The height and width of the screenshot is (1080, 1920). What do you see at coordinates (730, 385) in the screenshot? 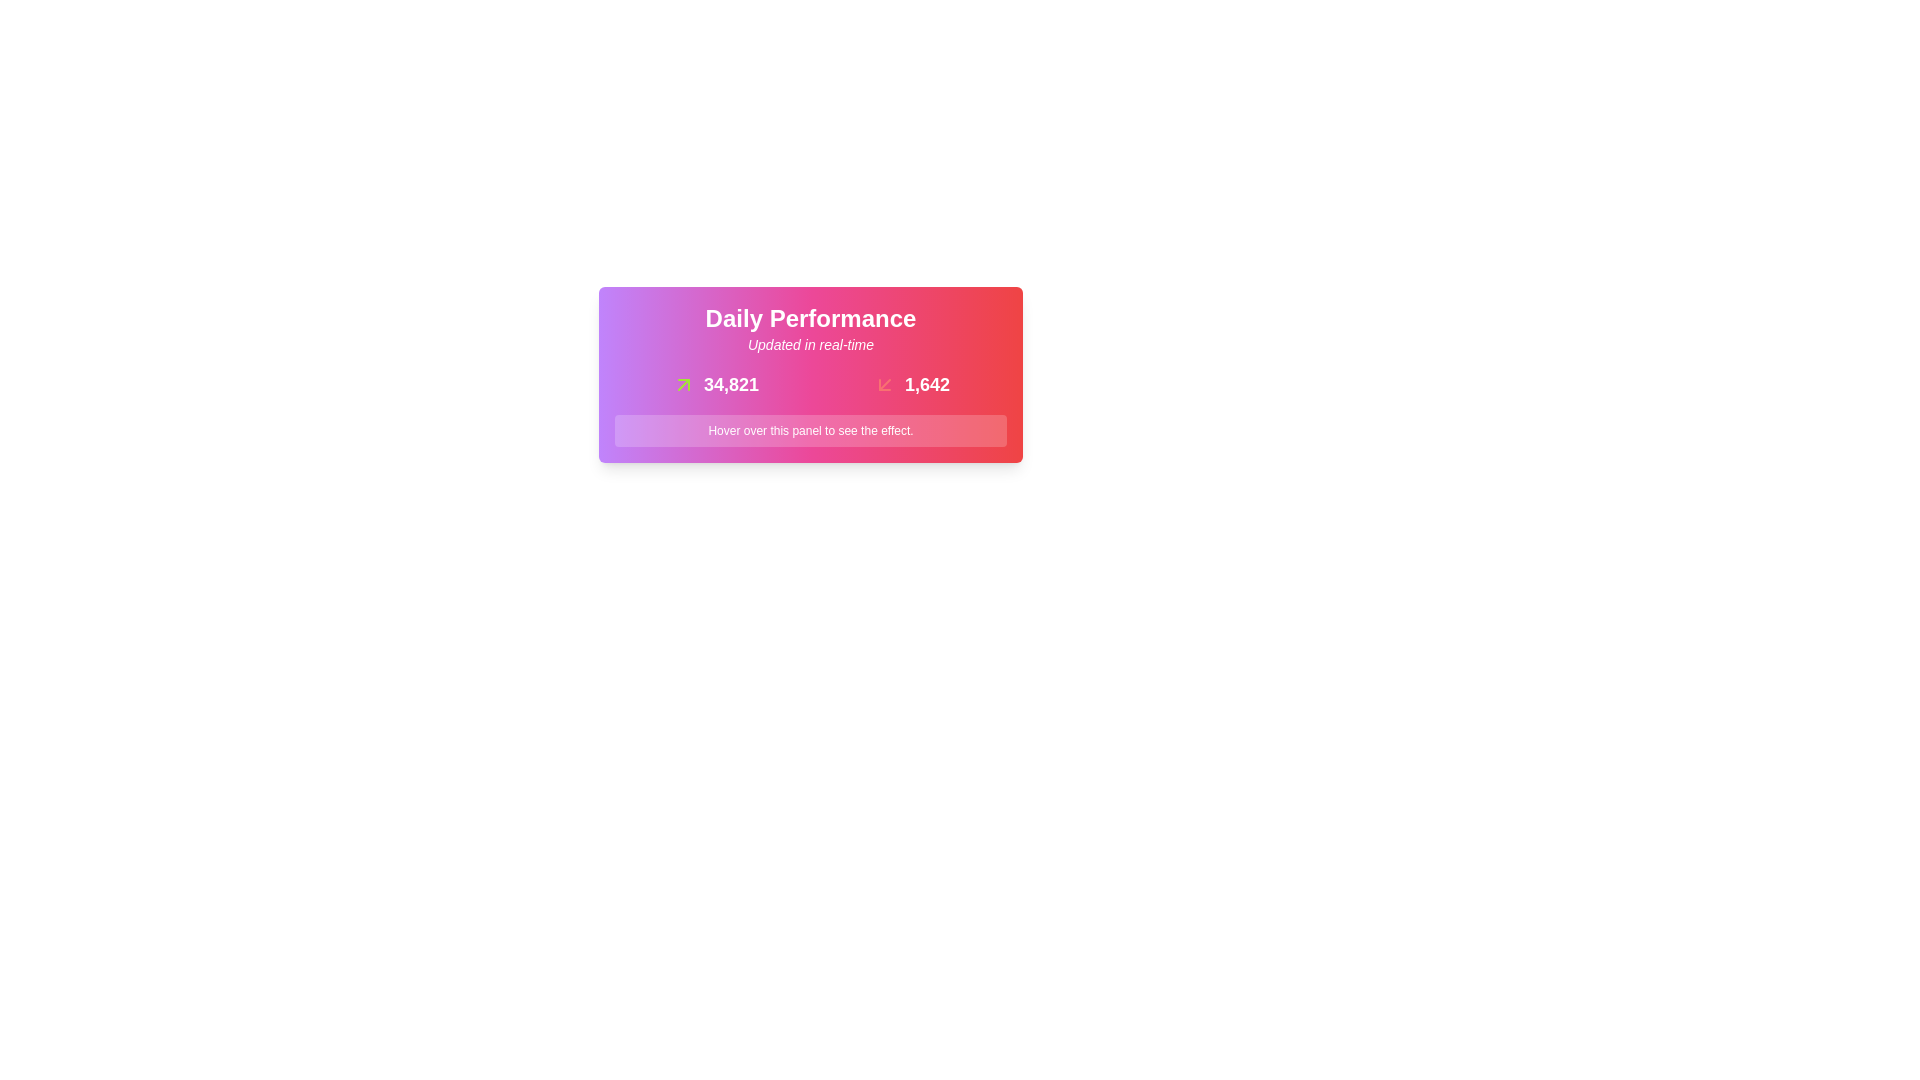
I see `displayed numerical metric in the 'Daily Performance' panel, located to the left of the green upward arrow icon` at bounding box center [730, 385].